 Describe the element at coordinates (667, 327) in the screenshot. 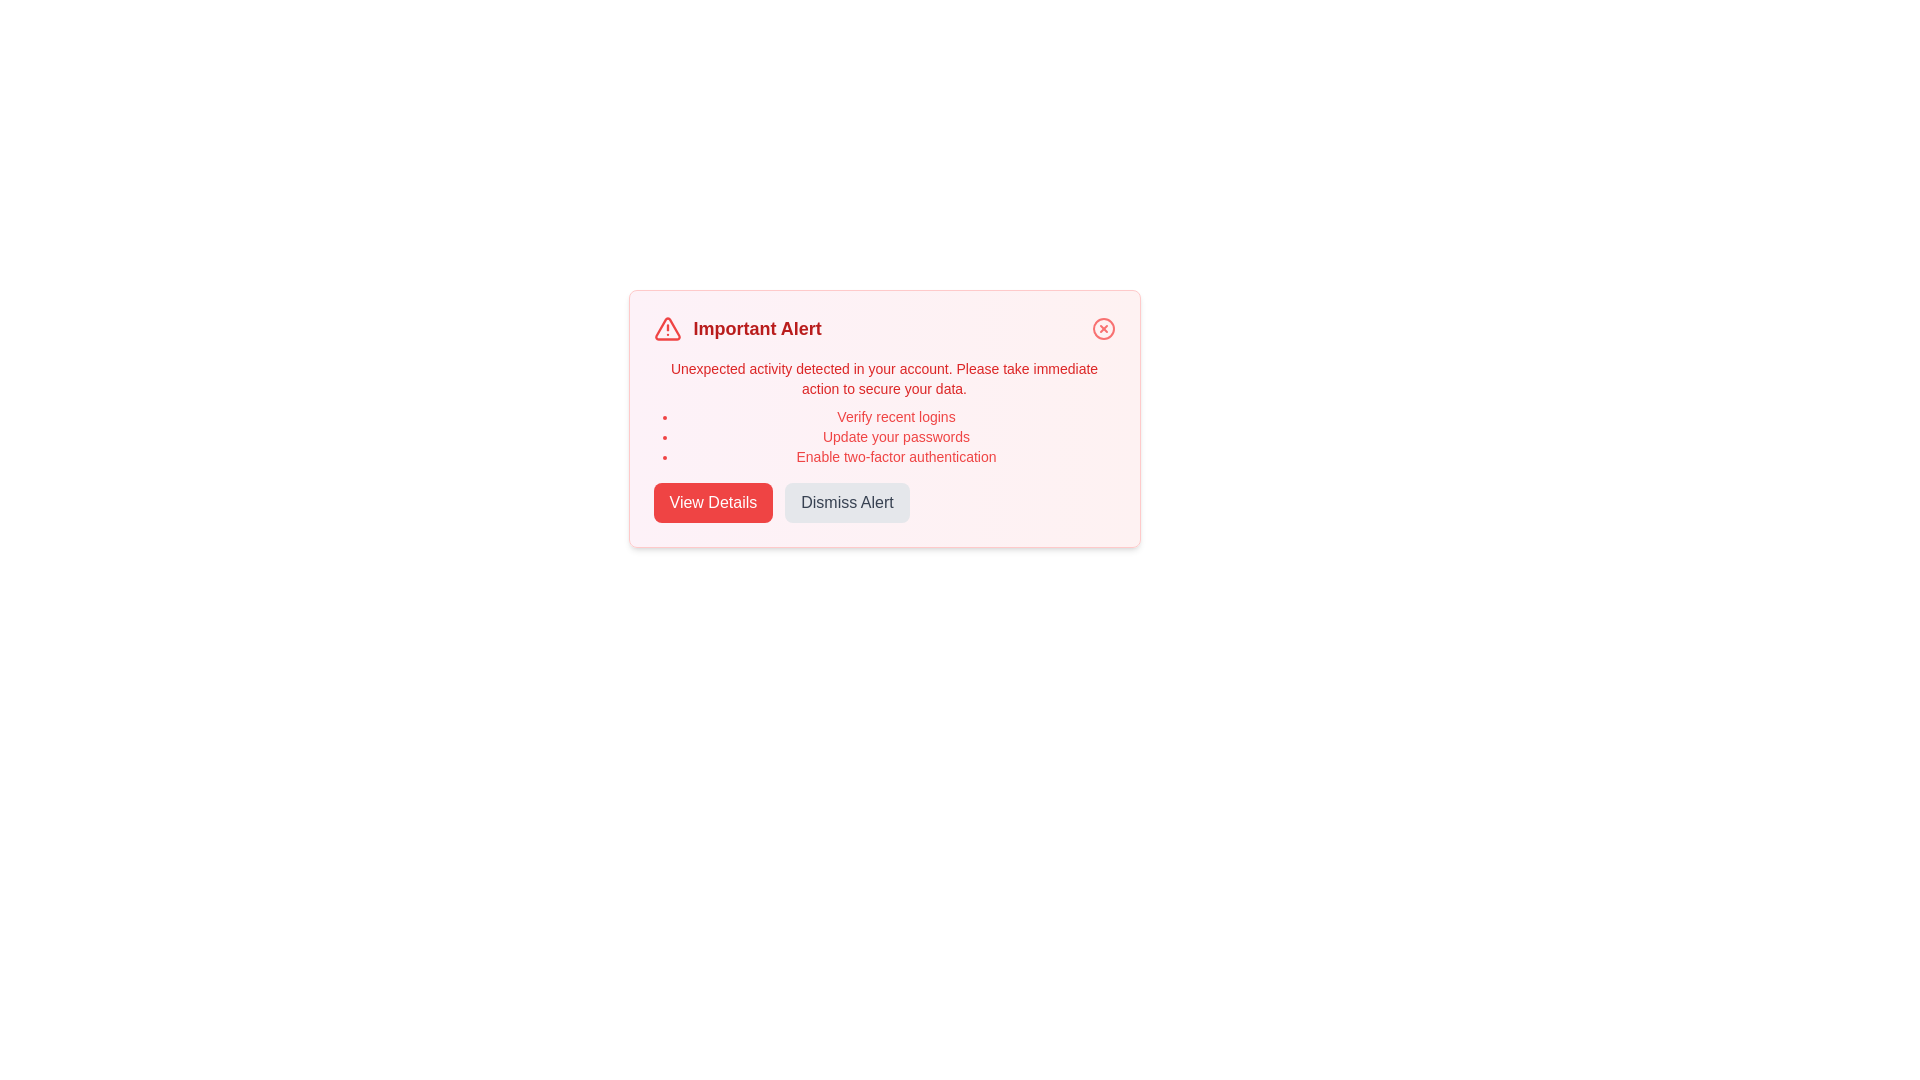

I see `the alert icon to interact with it` at that location.